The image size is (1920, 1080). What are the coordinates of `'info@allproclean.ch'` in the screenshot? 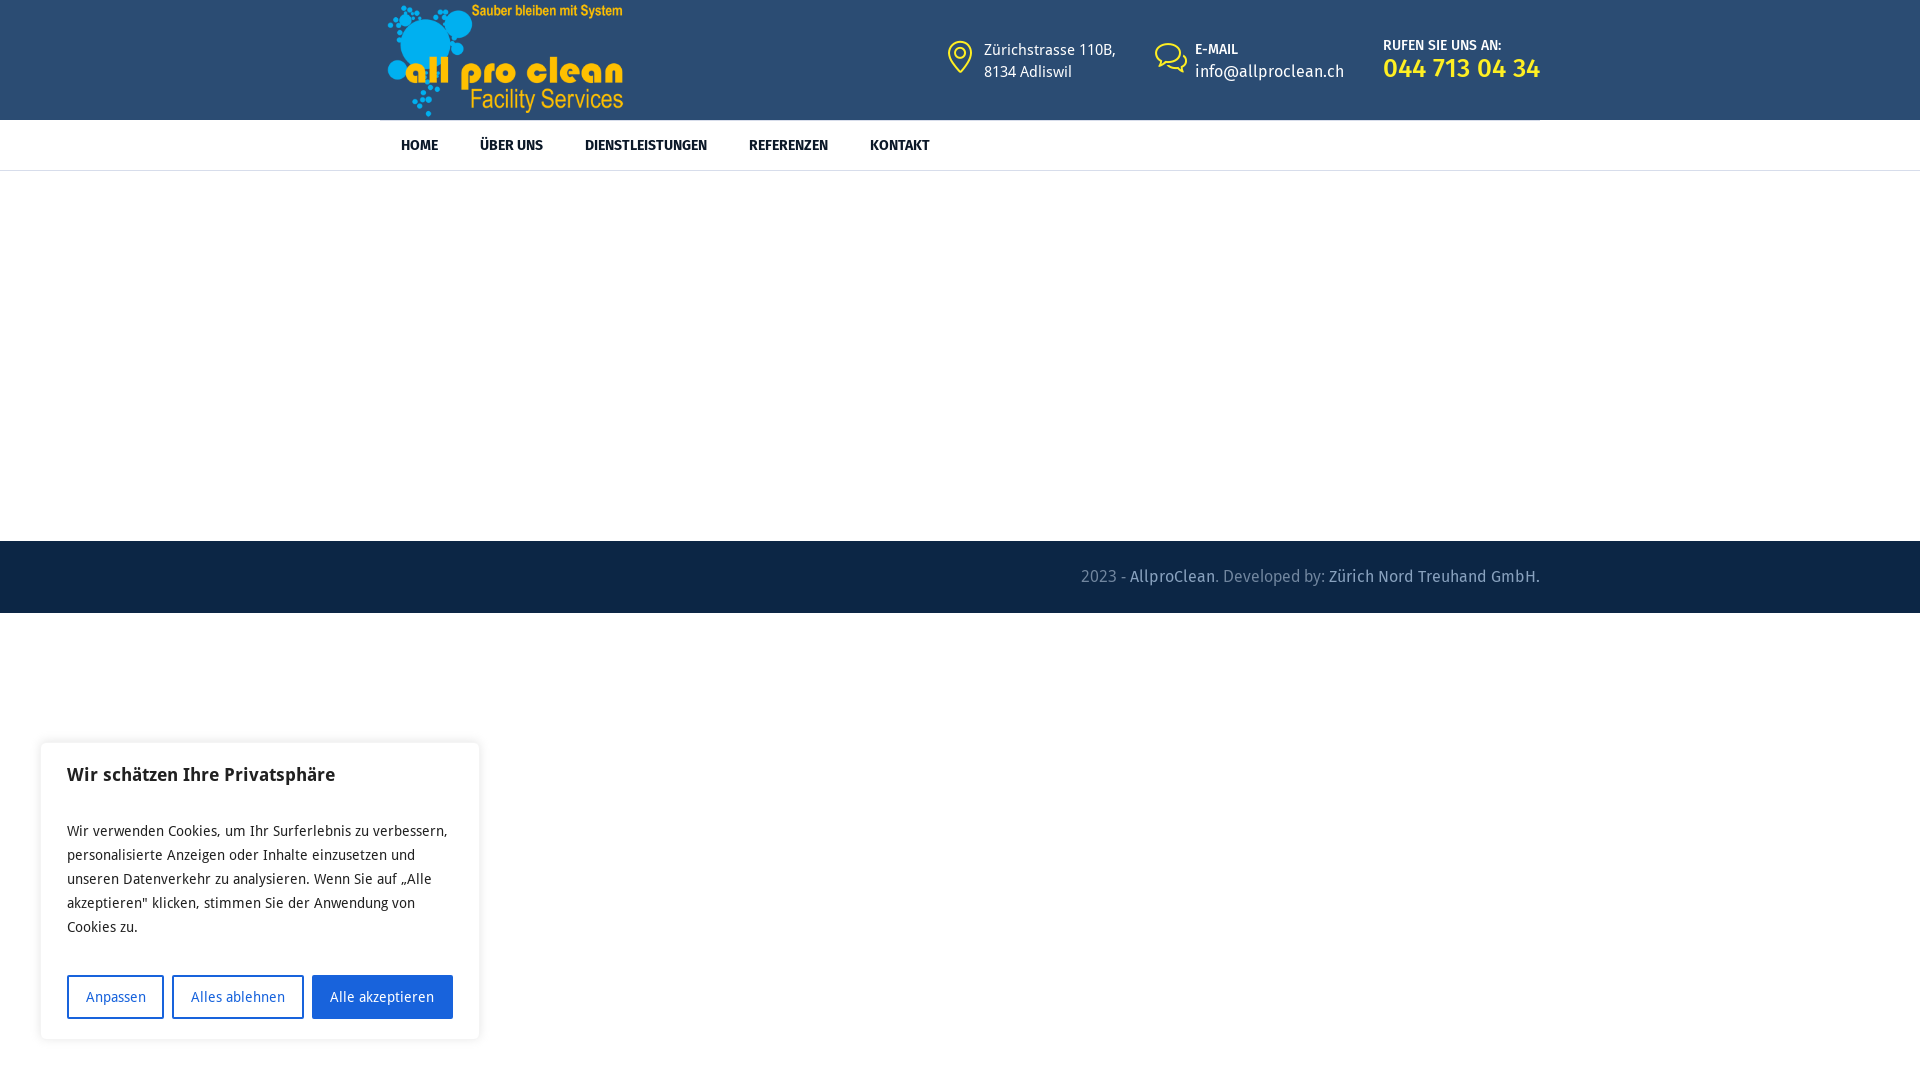 It's located at (1268, 70).